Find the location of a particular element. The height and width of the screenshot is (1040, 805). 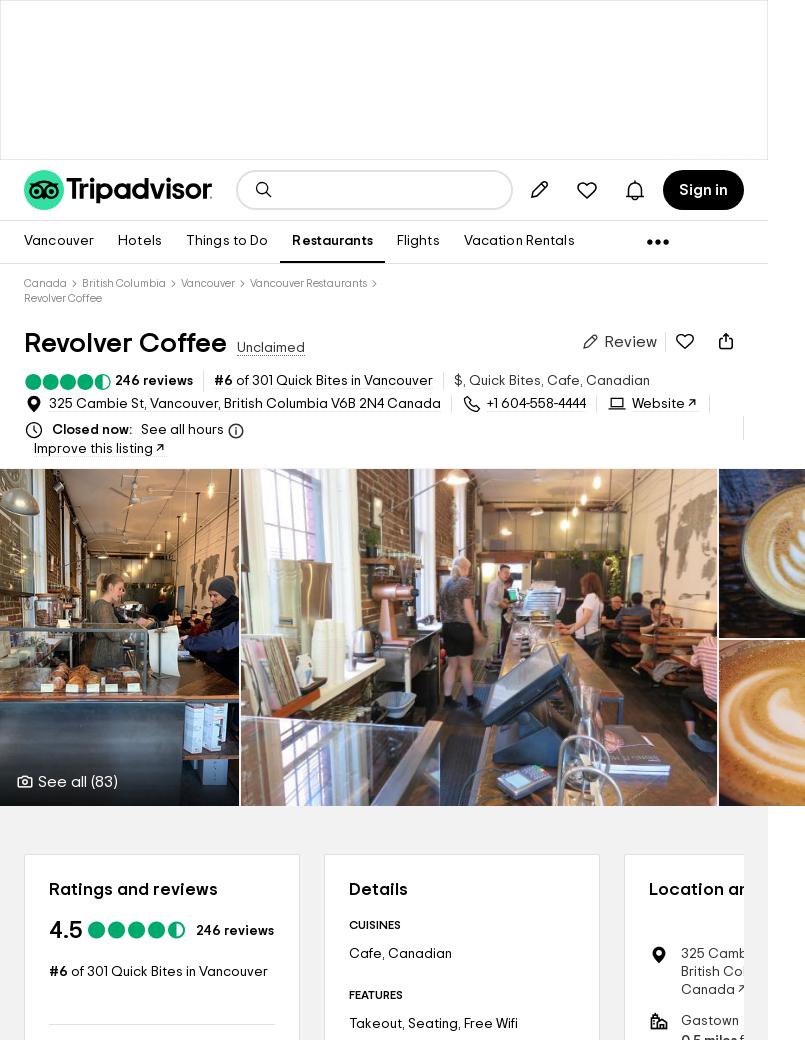

'Closed now' is located at coordinates (49, 430).